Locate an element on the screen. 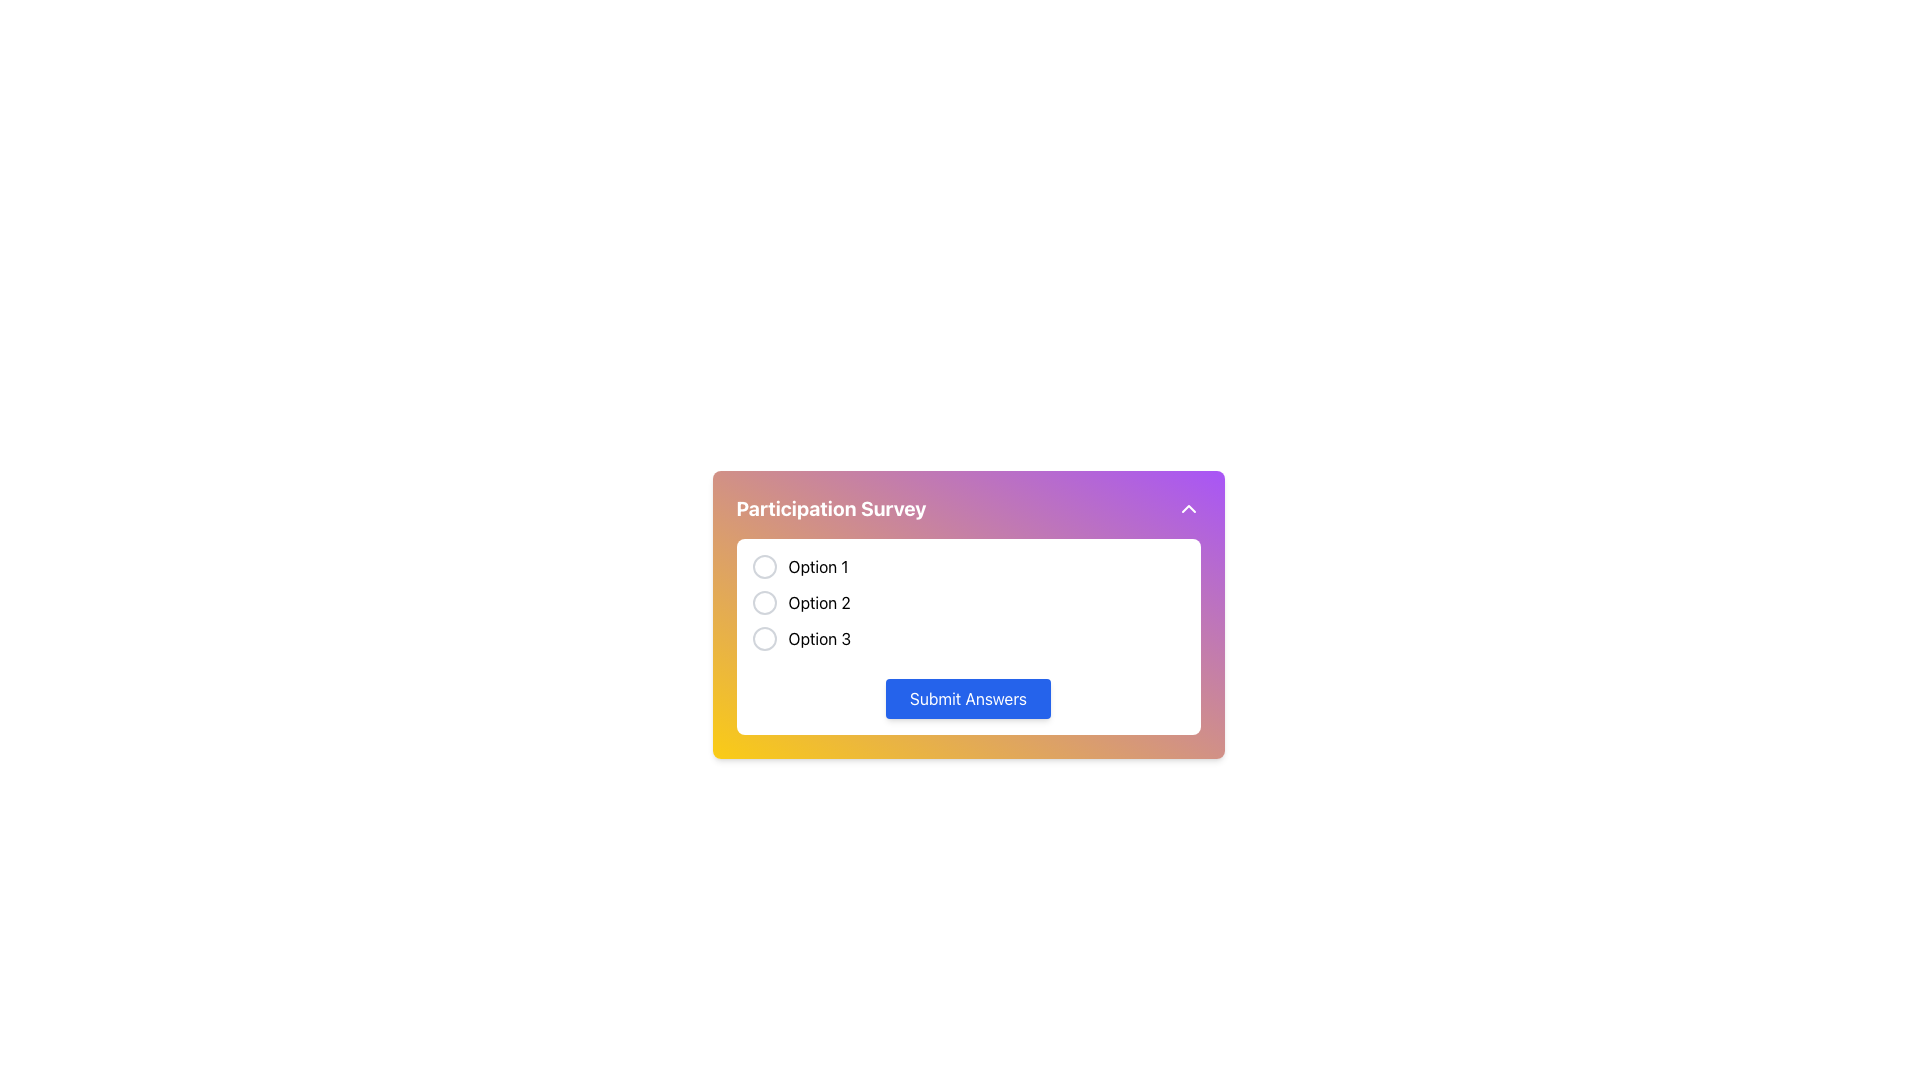  the movable Icon (Chevron Up) located in the top-right corner of the purple header bar containing 'Participation Survey' is located at coordinates (1188, 508).